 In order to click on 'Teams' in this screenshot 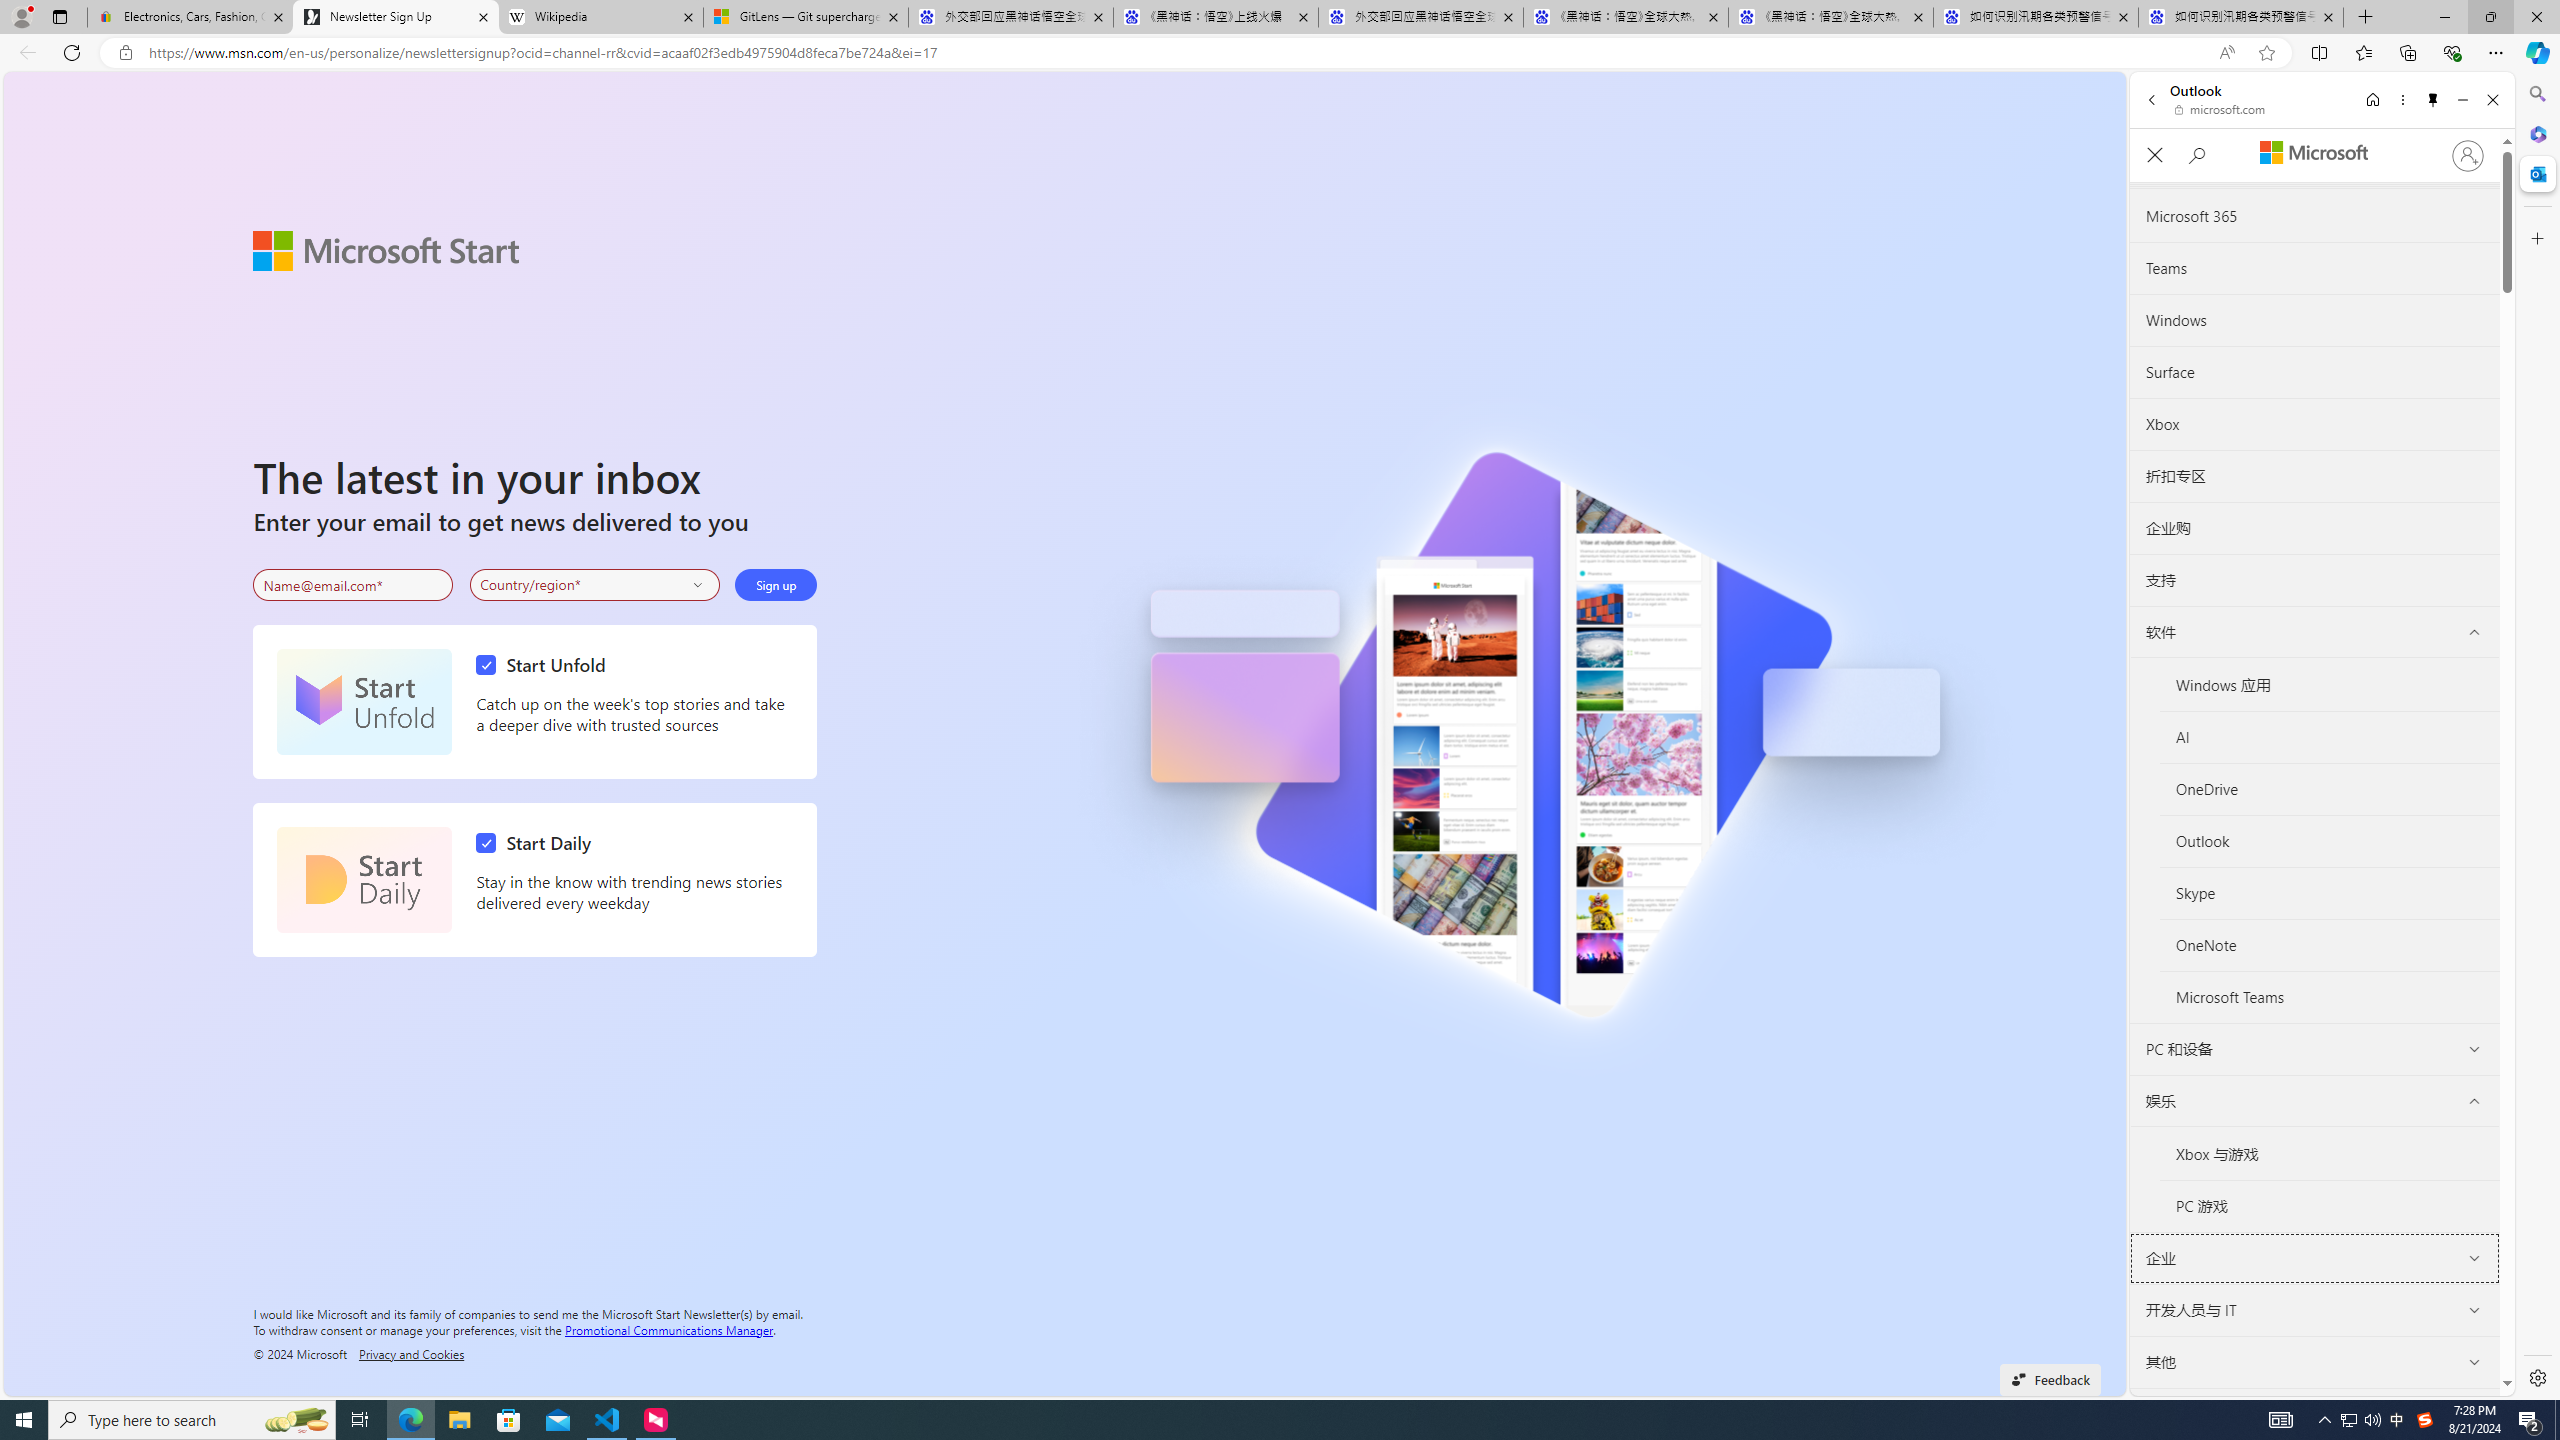, I will do `click(2315, 268)`.